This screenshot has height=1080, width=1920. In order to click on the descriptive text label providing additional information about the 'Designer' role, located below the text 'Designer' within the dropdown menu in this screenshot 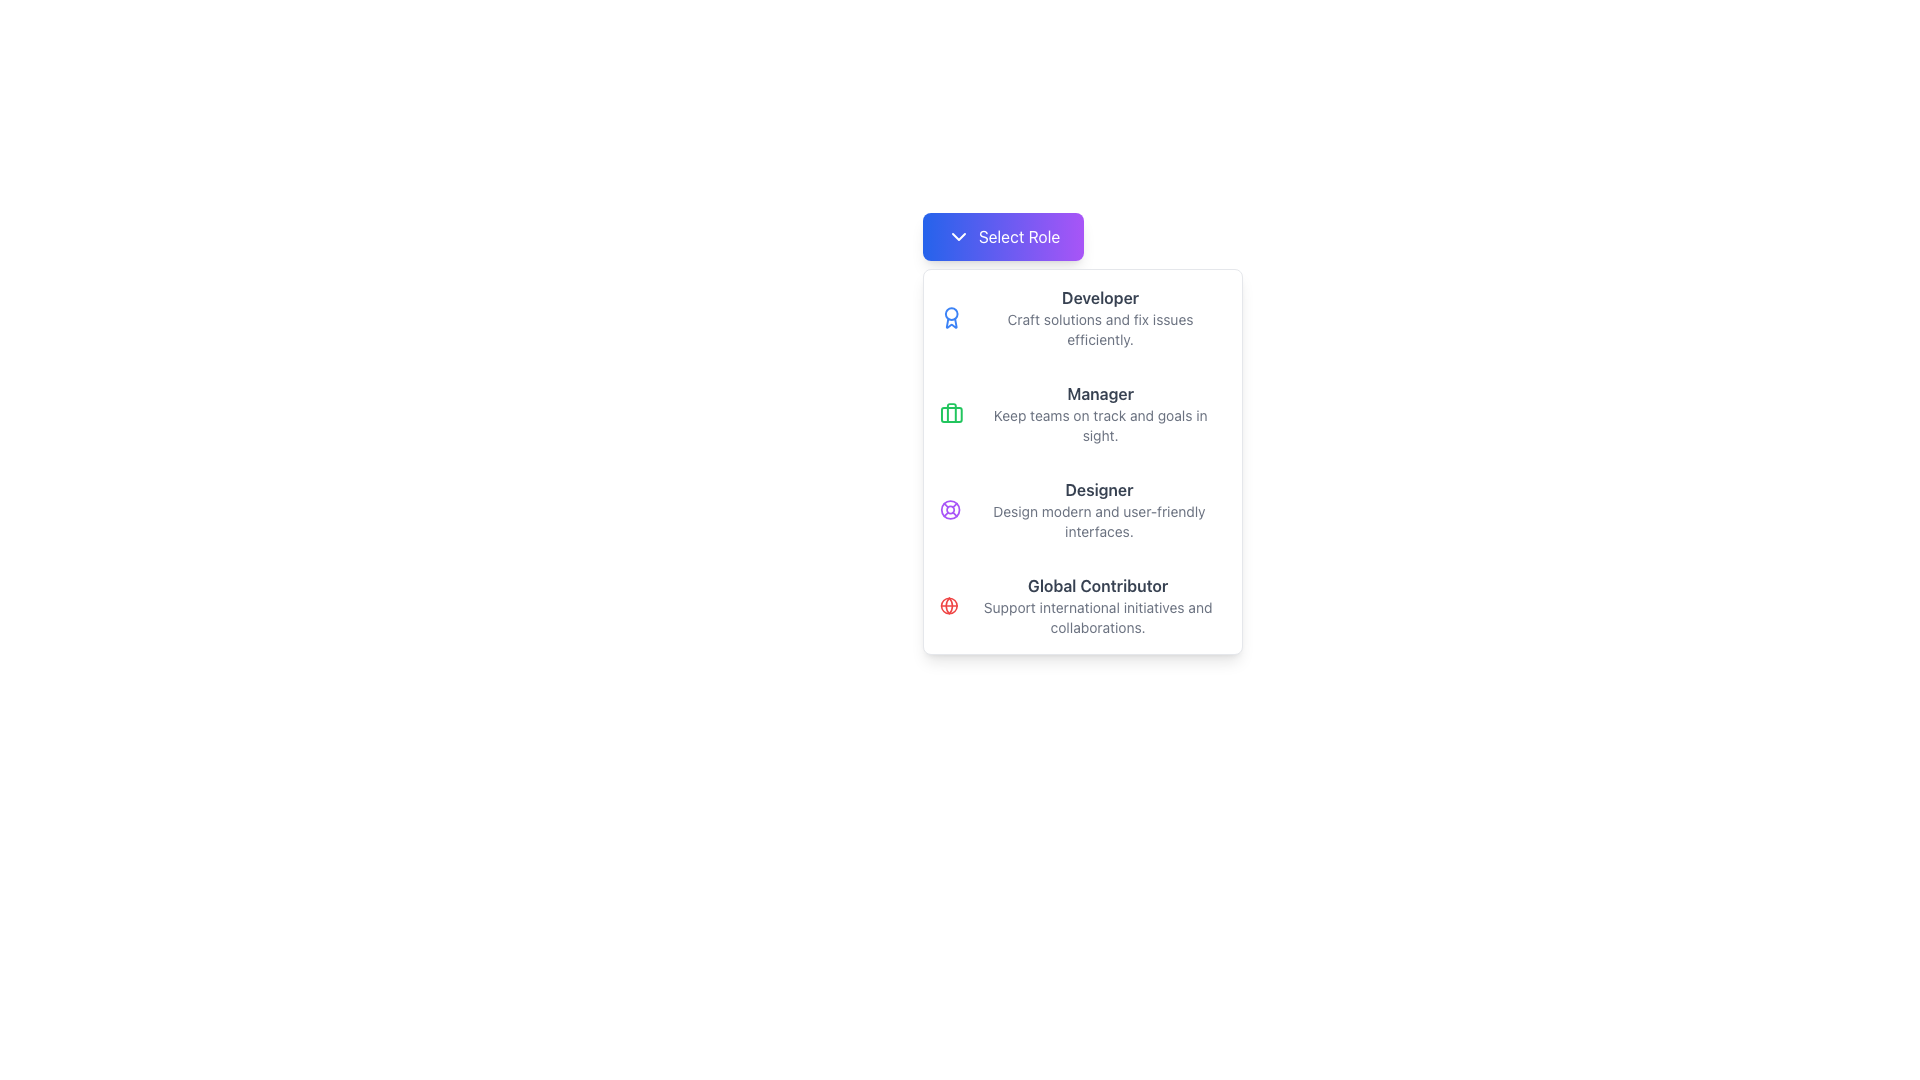, I will do `click(1098, 520)`.